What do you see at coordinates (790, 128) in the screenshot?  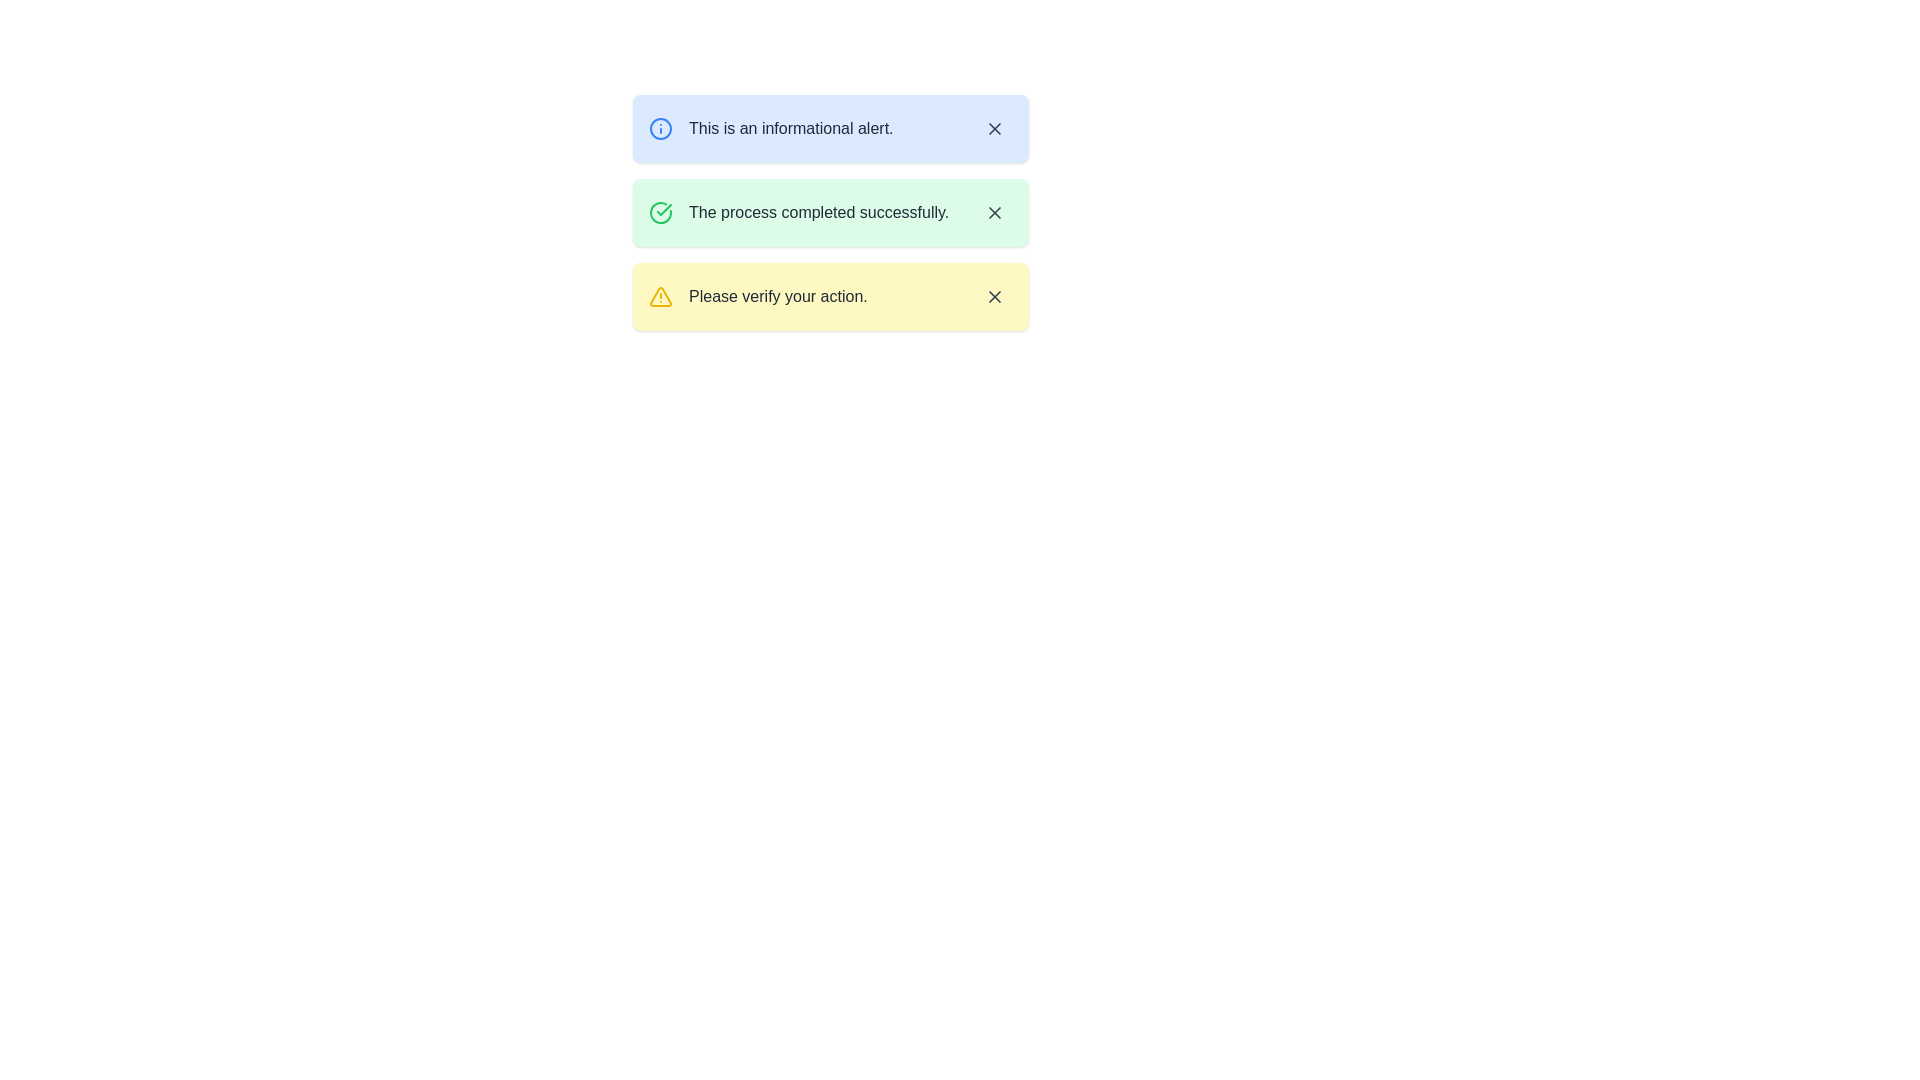 I see `the static text label that says 'This is an informational alert.' located in the first alert box at the top of the three vertically stacked alert boxes` at bounding box center [790, 128].